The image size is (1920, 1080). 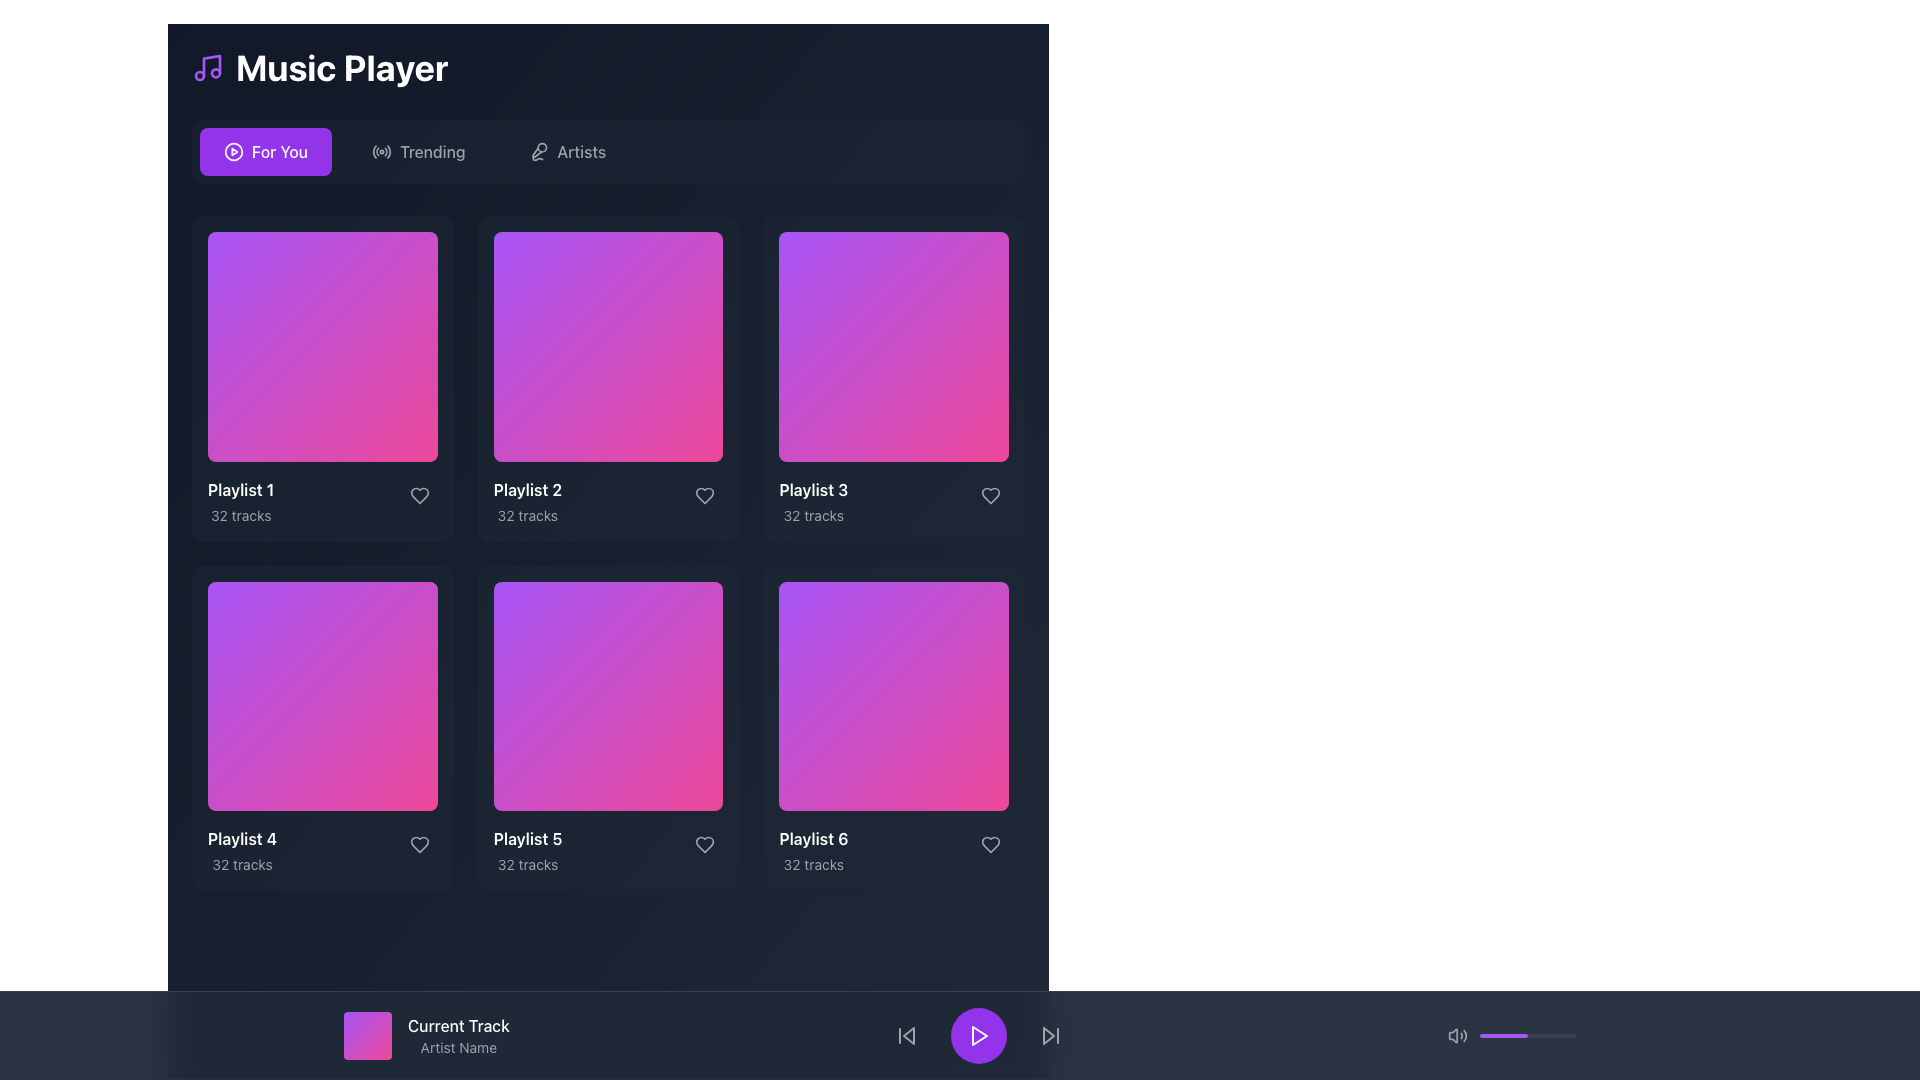 I want to click on the non-interactive text label that provides information about the number of tracks available in 'Playlist 2', which is located beneath the title 'Playlist 2' and above the interactive heart icon, so click(x=528, y=514).